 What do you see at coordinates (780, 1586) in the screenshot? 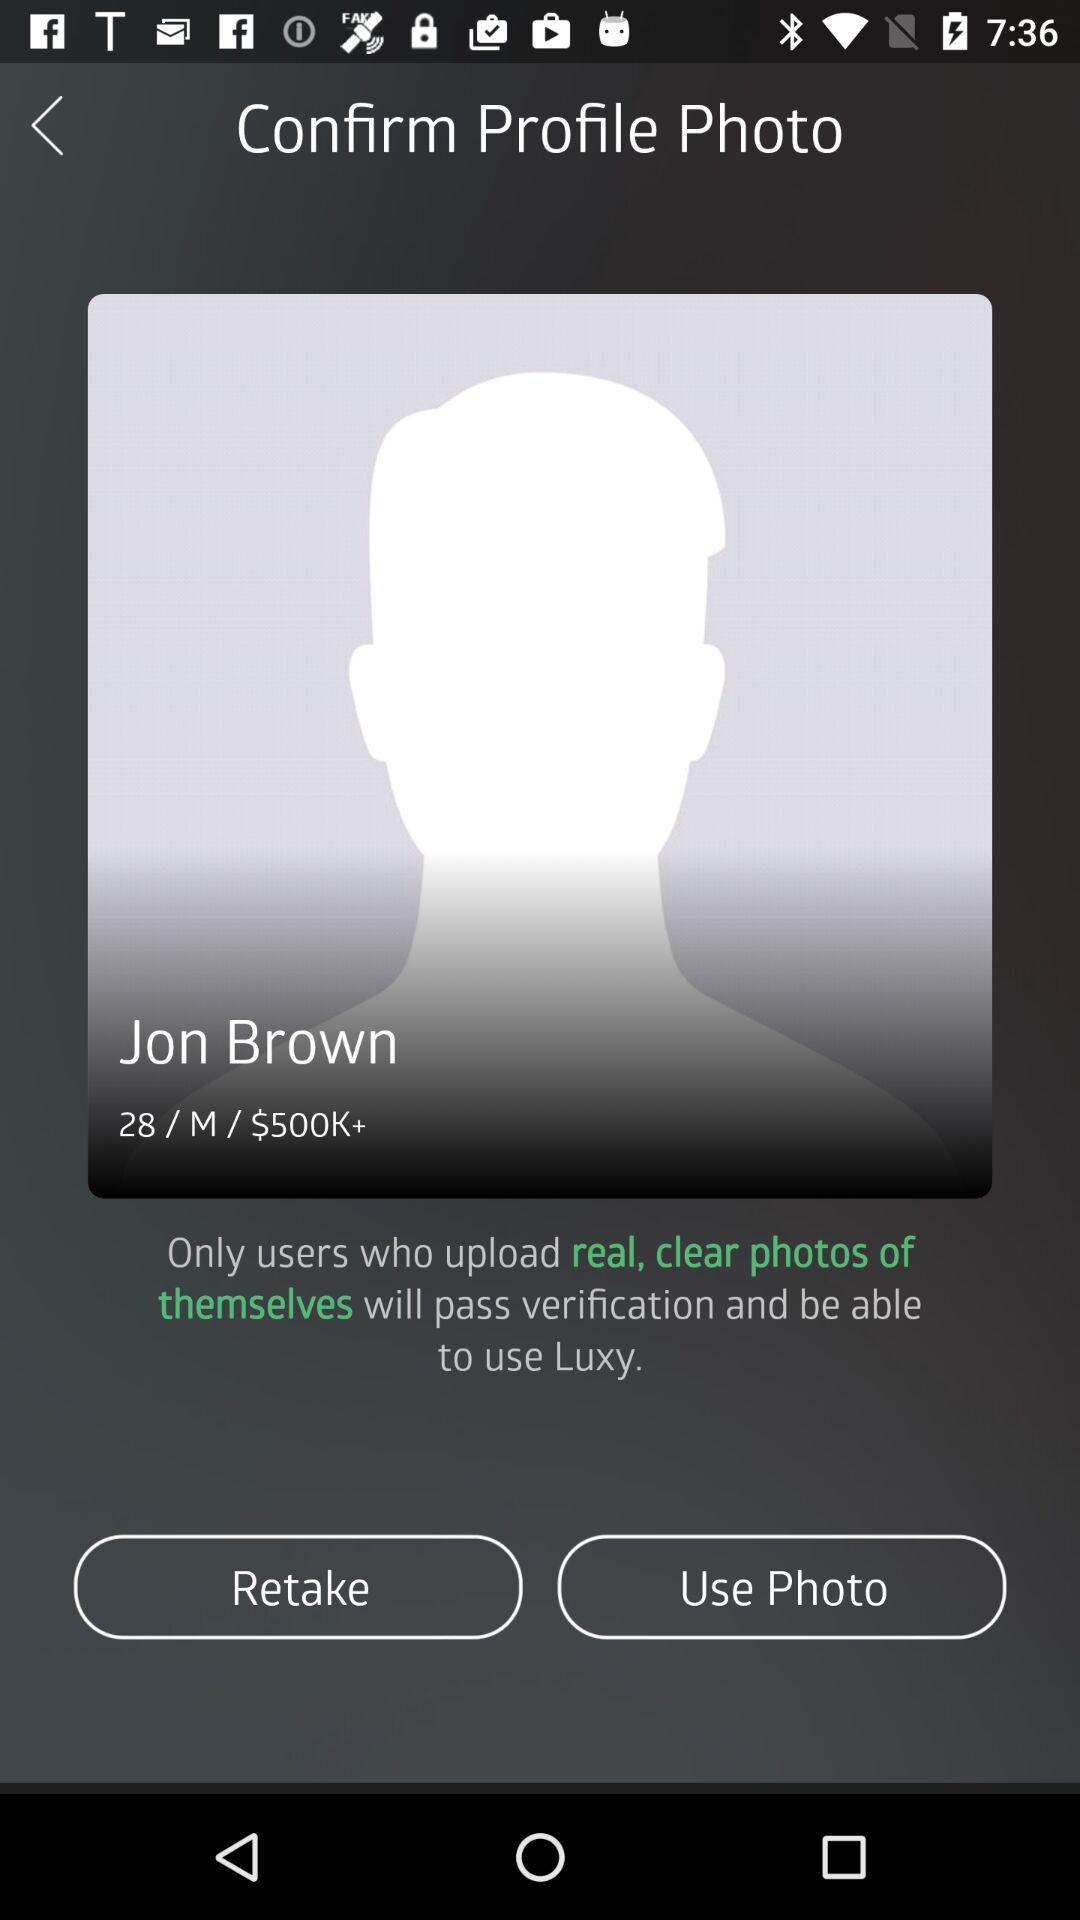
I see `the item next to the retake` at bounding box center [780, 1586].